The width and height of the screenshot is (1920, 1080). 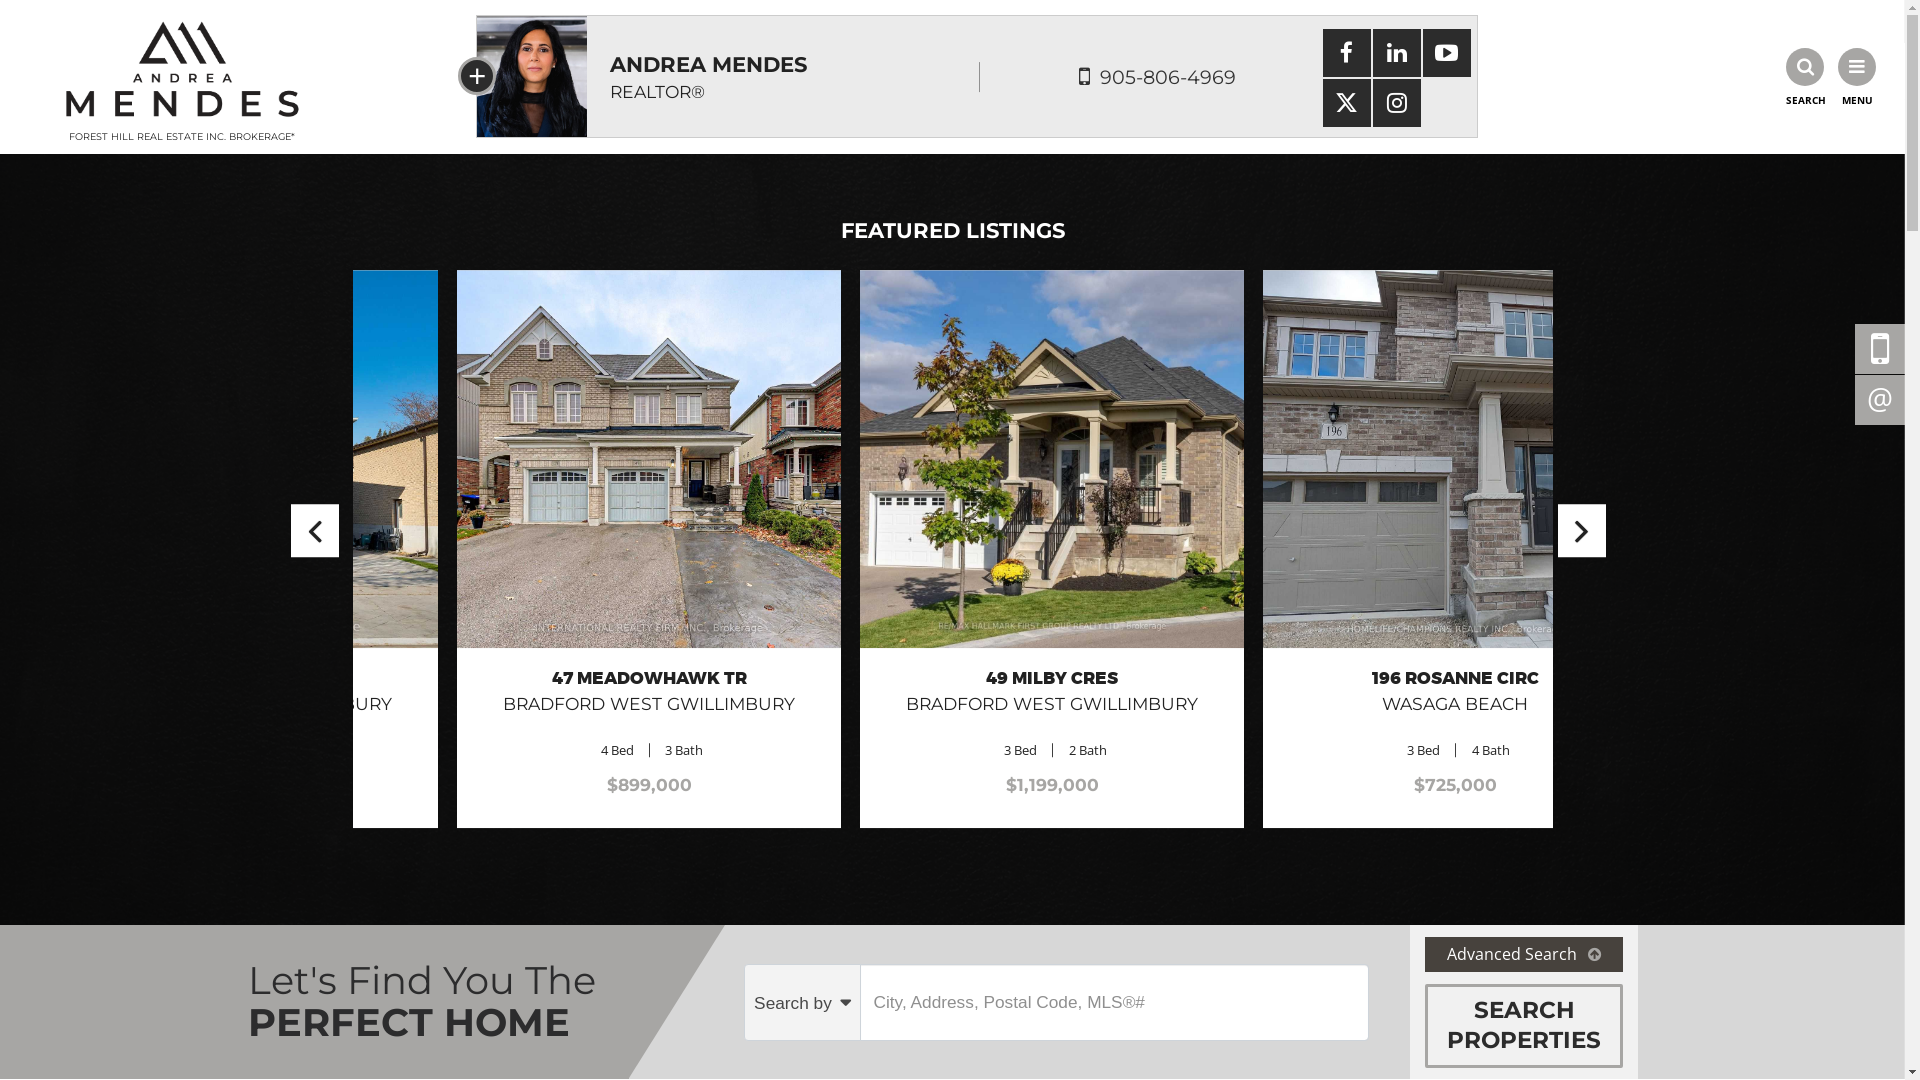 I want to click on 'Search by', so click(x=743, y=1002).